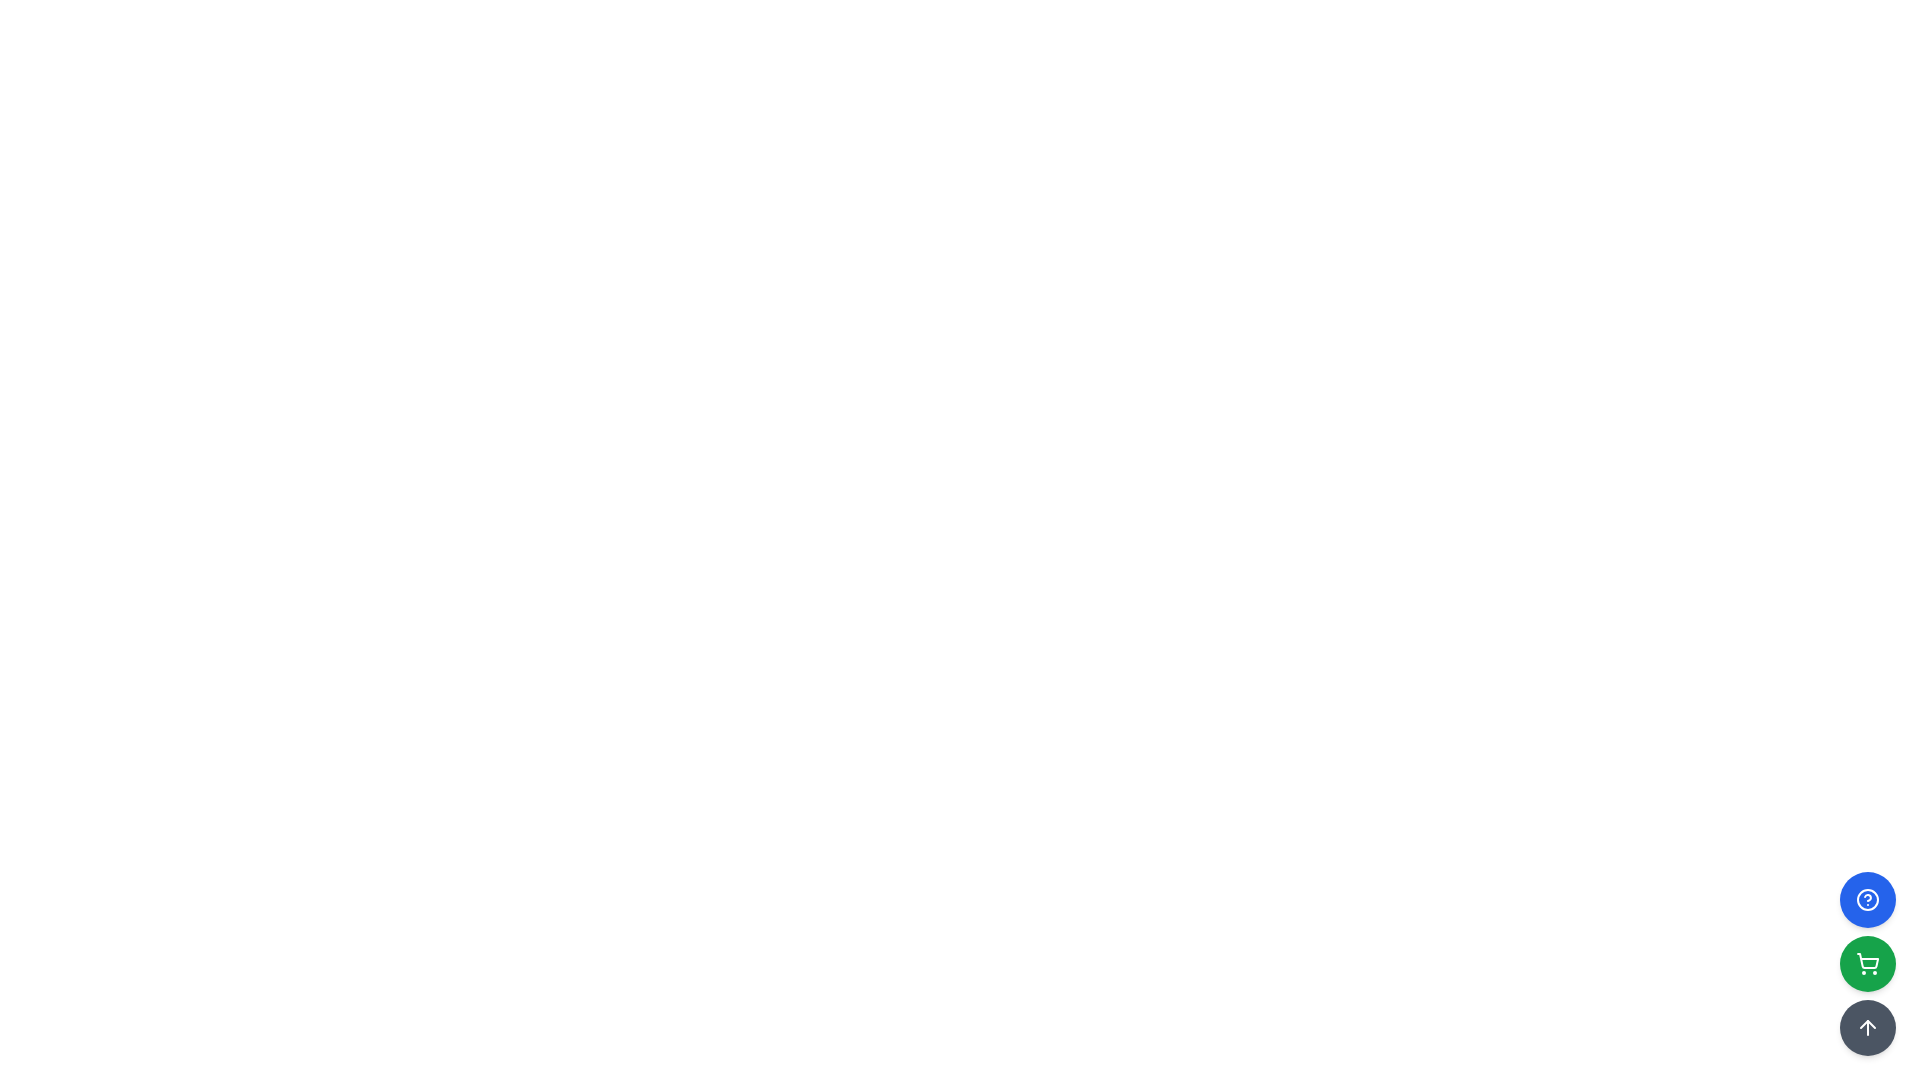 The width and height of the screenshot is (1920, 1080). Describe the element at coordinates (1866, 1028) in the screenshot. I see `the third button in the vertical stack located at the bottom-right corner of the interface` at that location.